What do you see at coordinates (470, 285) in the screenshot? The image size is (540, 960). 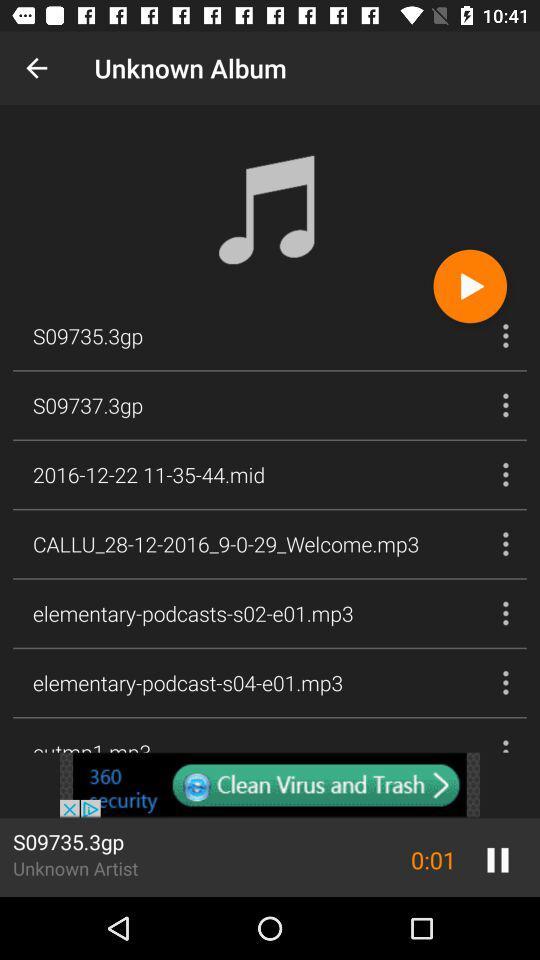 I see `the play icon` at bounding box center [470, 285].